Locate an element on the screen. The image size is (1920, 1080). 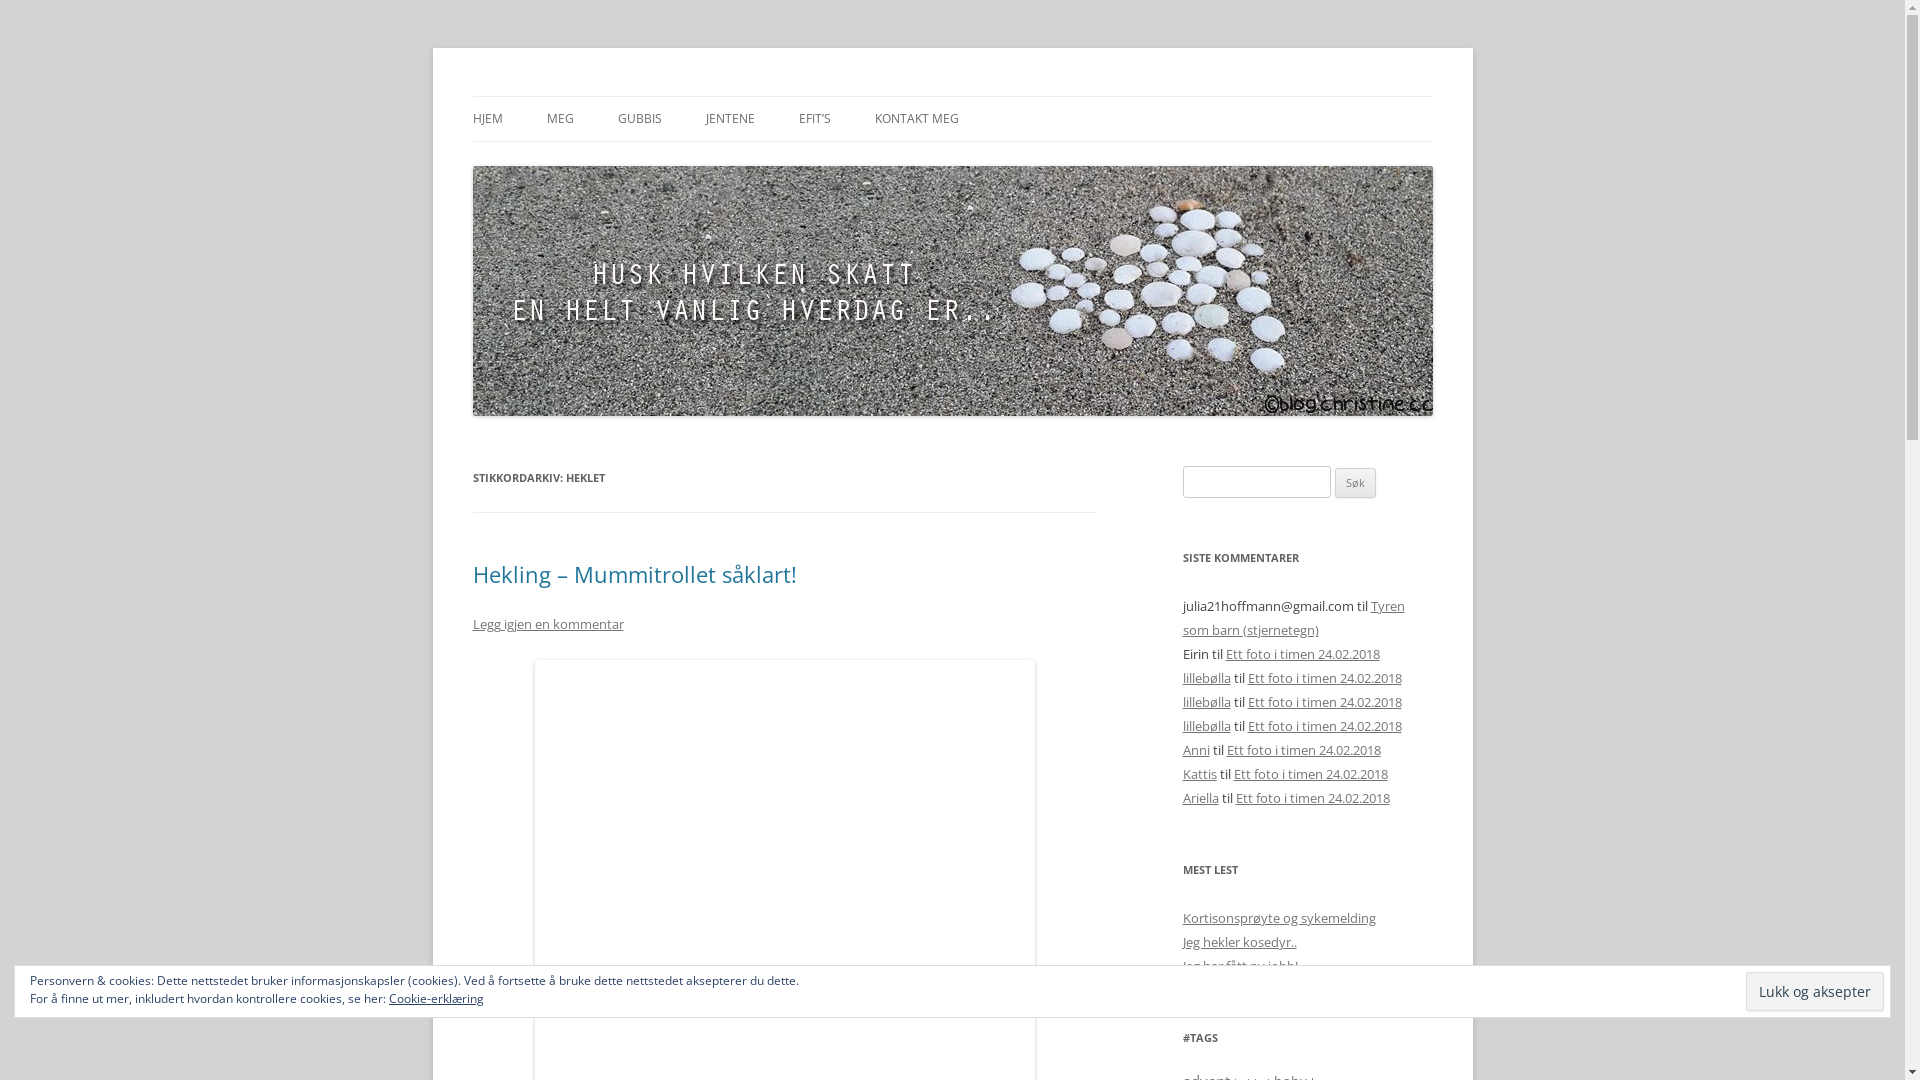
'Jeg hekler kosedyr..' is located at coordinates (1237, 941).